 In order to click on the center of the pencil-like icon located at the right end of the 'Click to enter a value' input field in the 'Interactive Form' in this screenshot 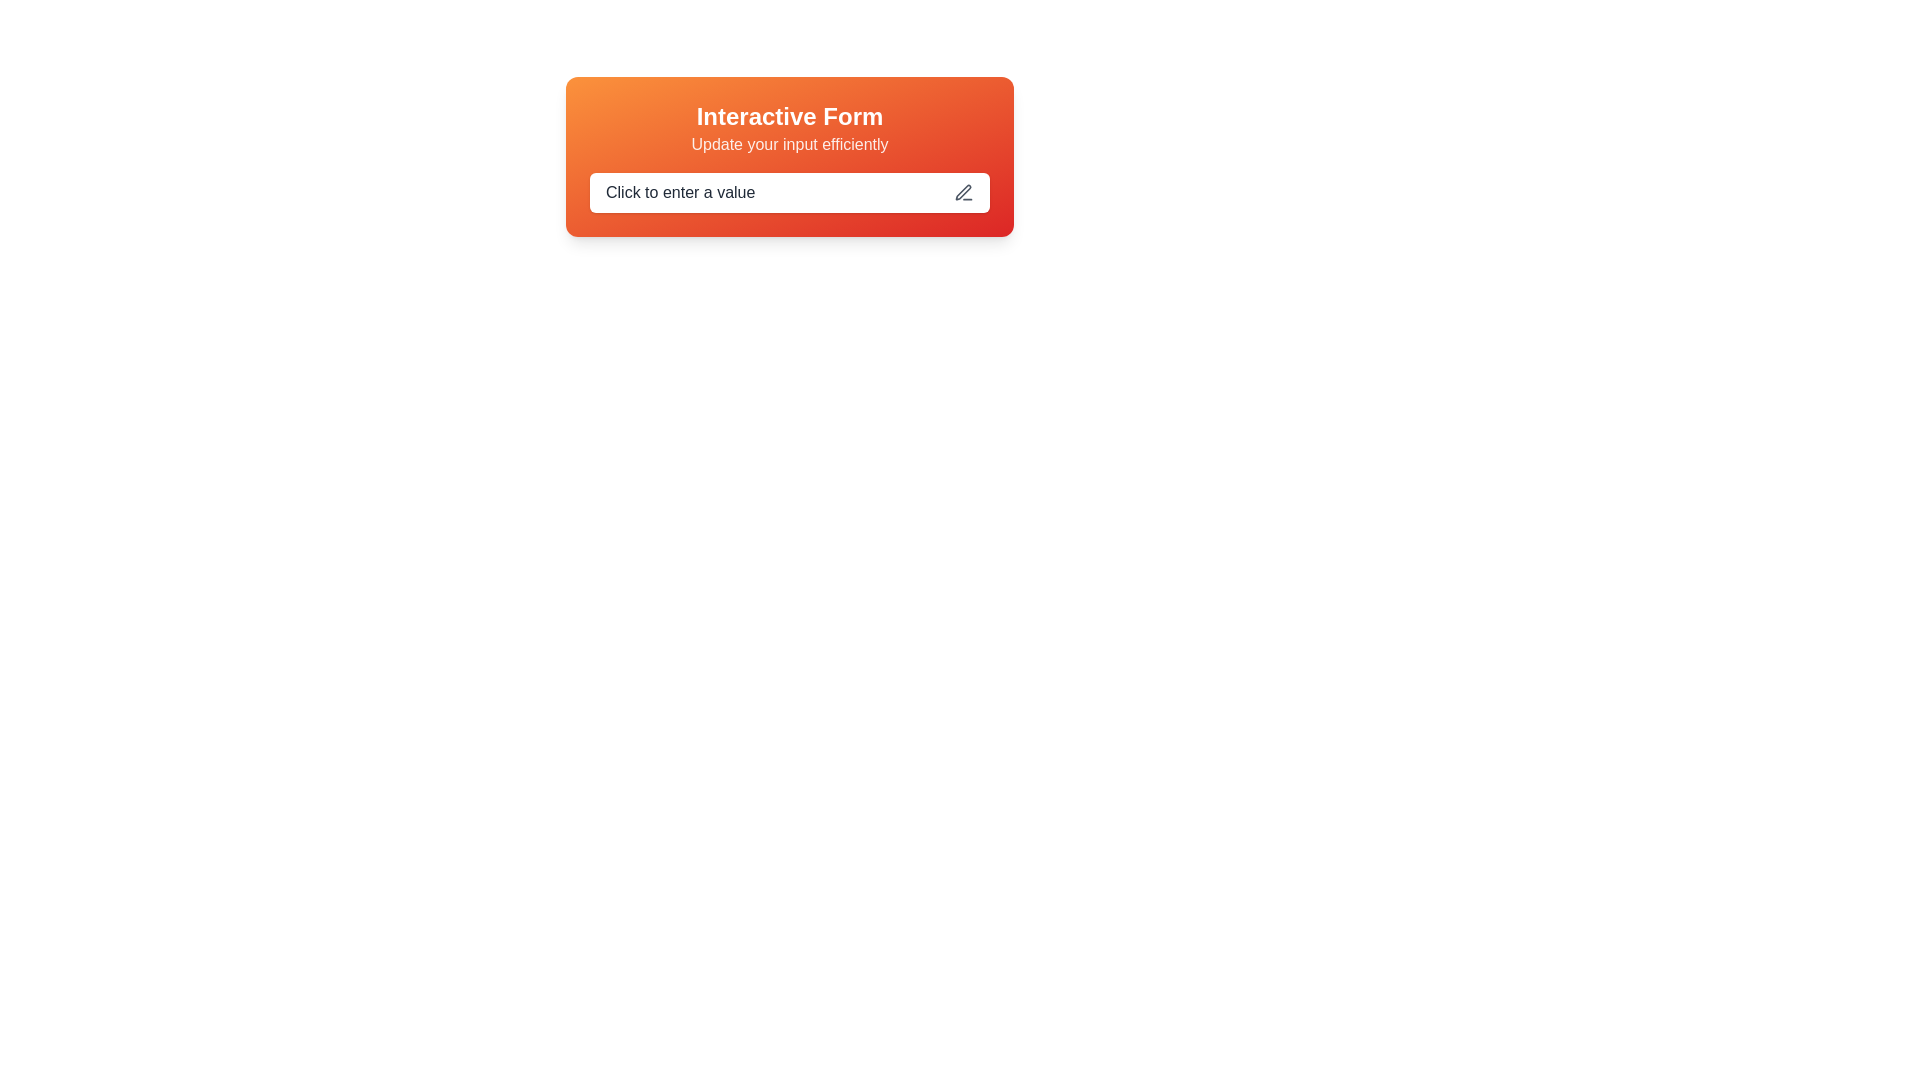, I will do `click(963, 192)`.